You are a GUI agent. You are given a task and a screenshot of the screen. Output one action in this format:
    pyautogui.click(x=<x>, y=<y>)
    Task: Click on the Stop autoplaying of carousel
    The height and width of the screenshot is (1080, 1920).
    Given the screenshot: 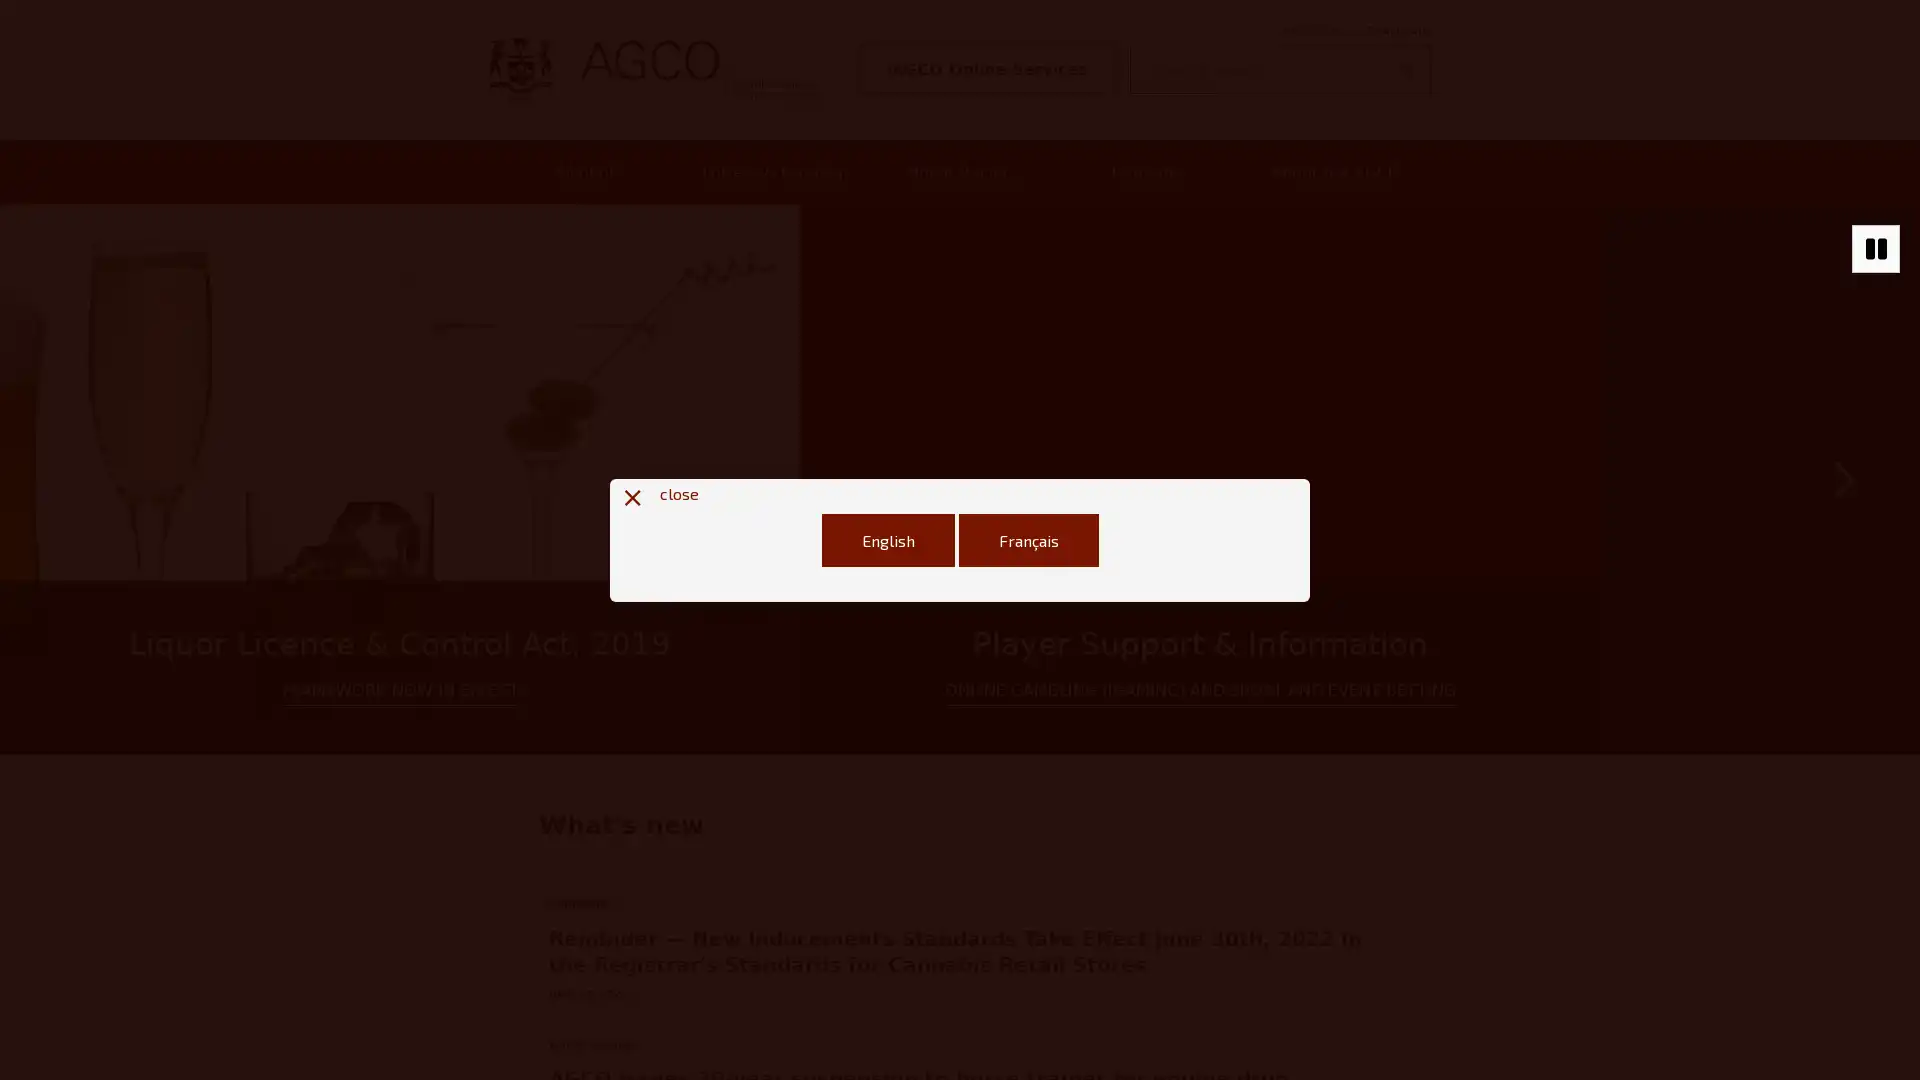 What is the action you would take?
    pyautogui.click(x=1875, y=248)
    